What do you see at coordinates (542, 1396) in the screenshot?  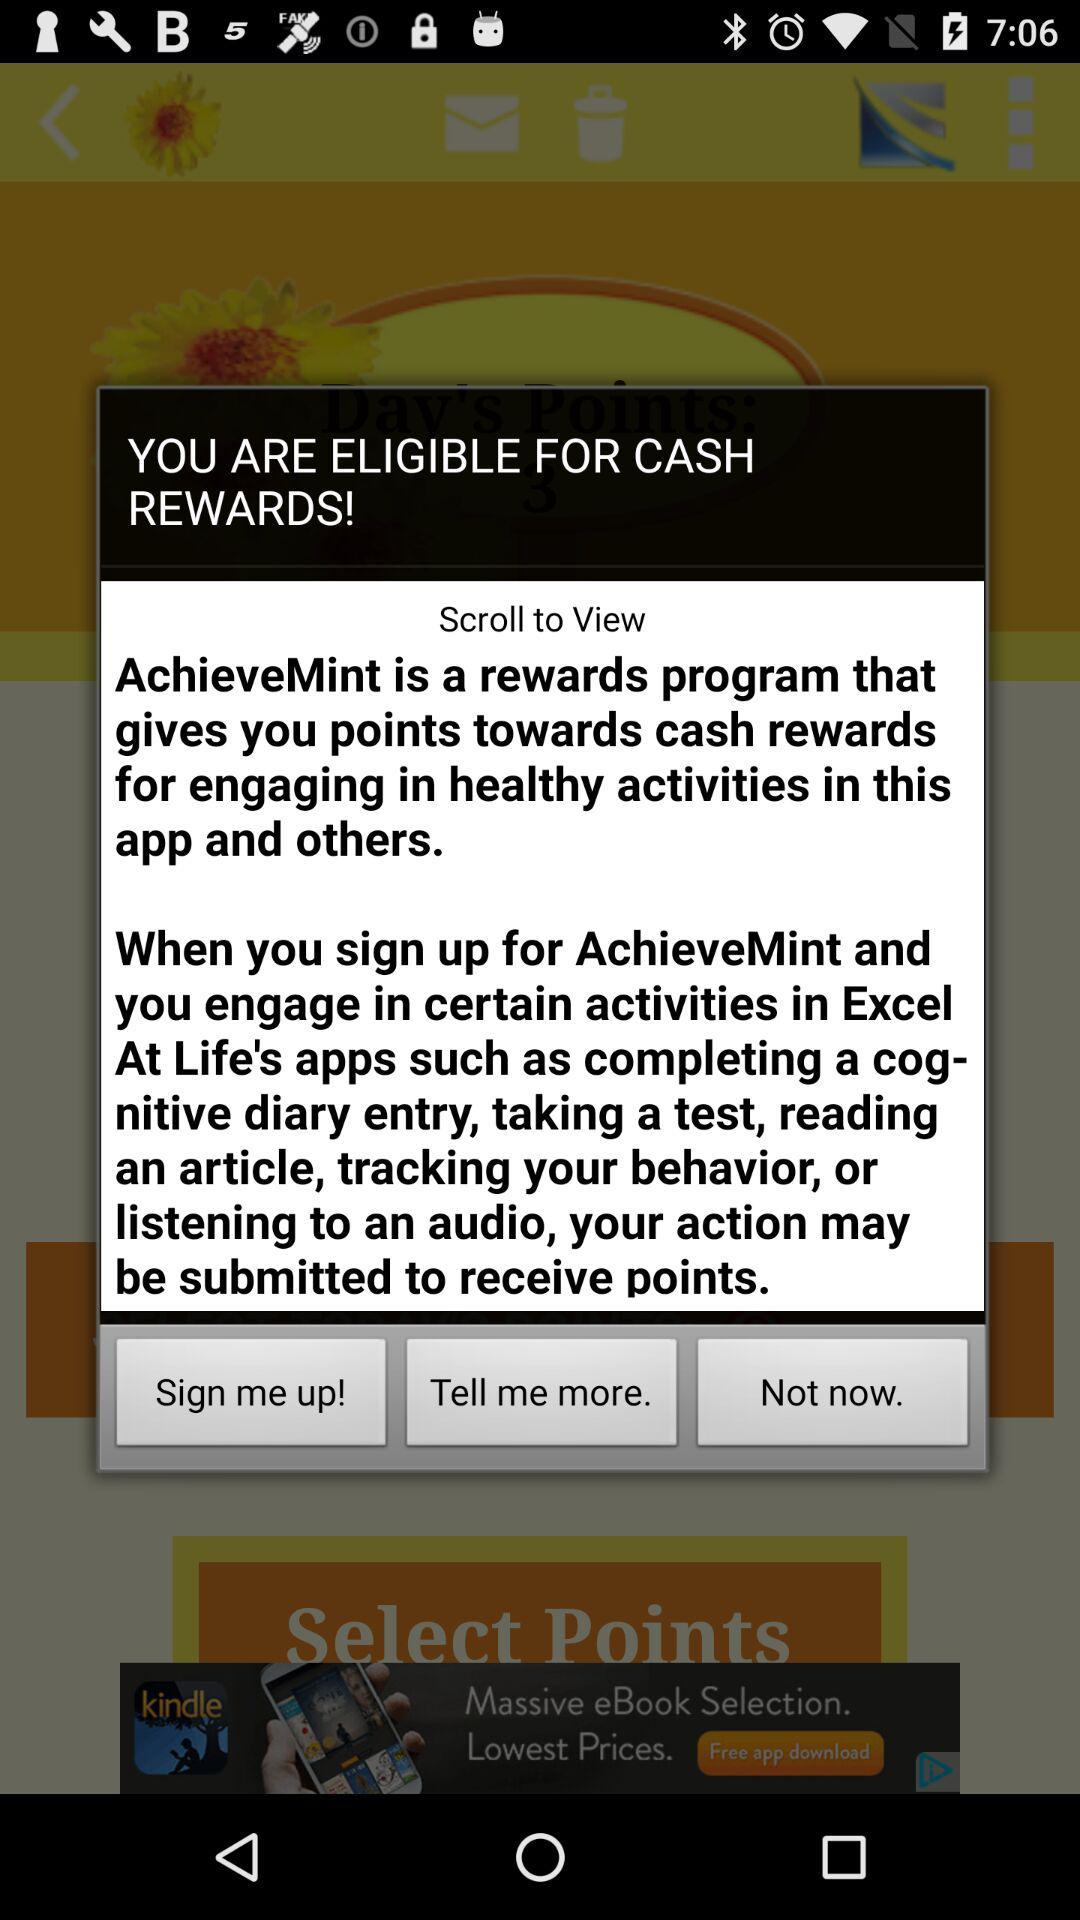 I see `item to the right of the sign me up! icon` at bounding box center [542, 1396].